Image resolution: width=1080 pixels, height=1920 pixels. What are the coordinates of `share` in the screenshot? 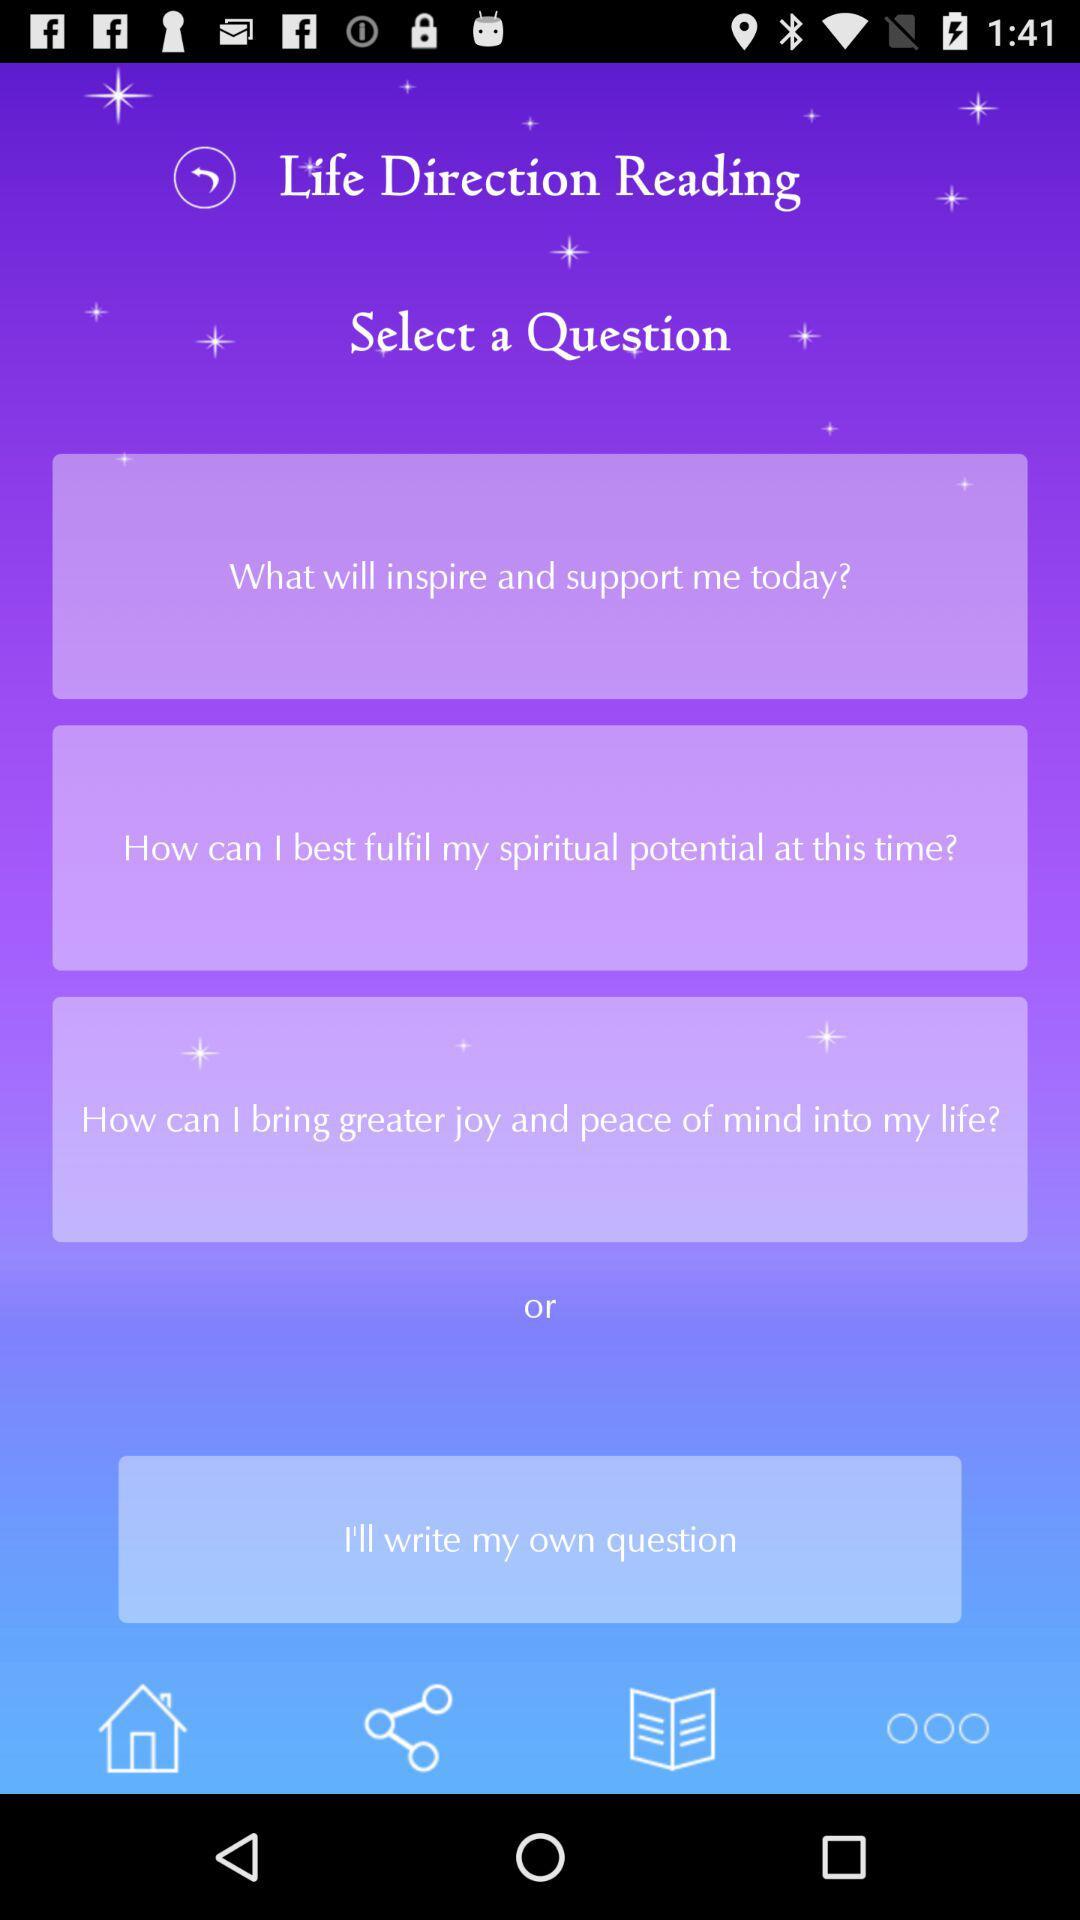 It's located at (406, 1727).